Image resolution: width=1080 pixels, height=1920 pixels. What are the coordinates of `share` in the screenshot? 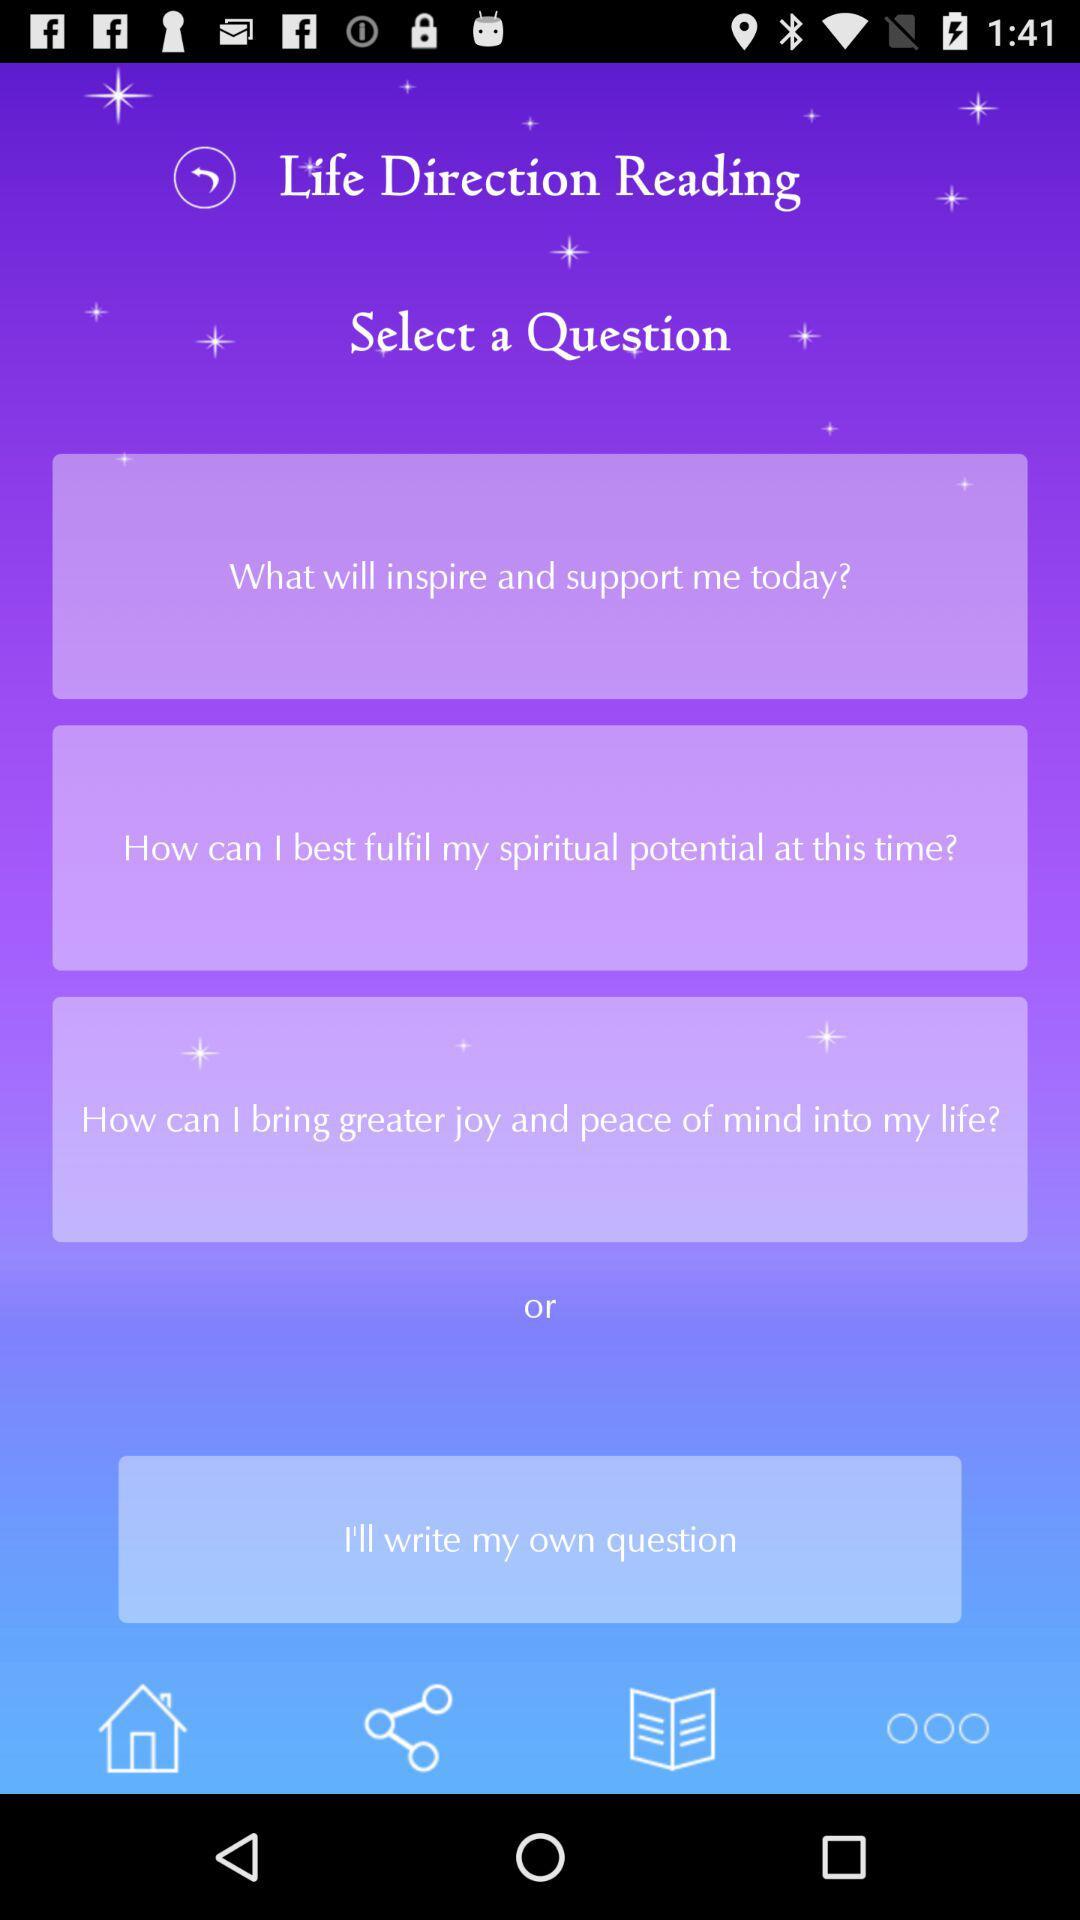 It's located at (406, 1727).